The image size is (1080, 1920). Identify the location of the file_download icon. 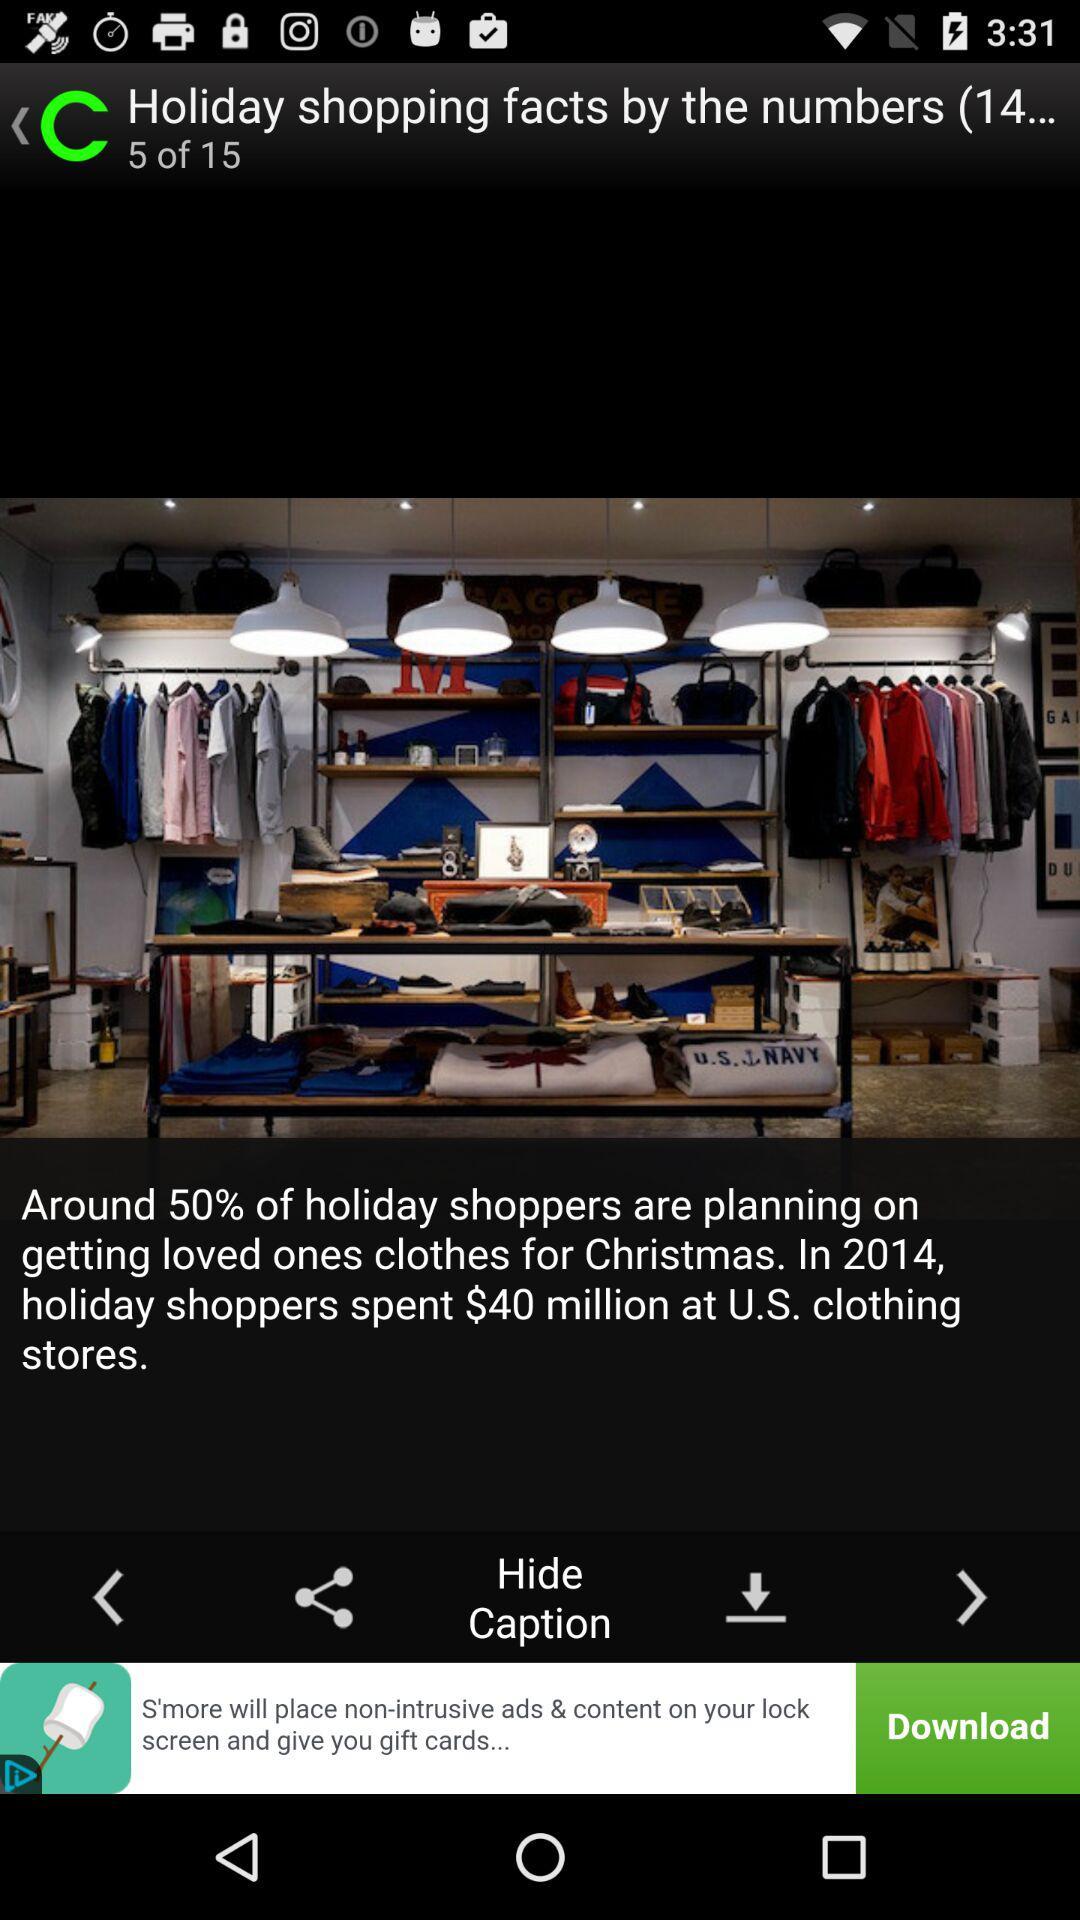
(756, 1708).